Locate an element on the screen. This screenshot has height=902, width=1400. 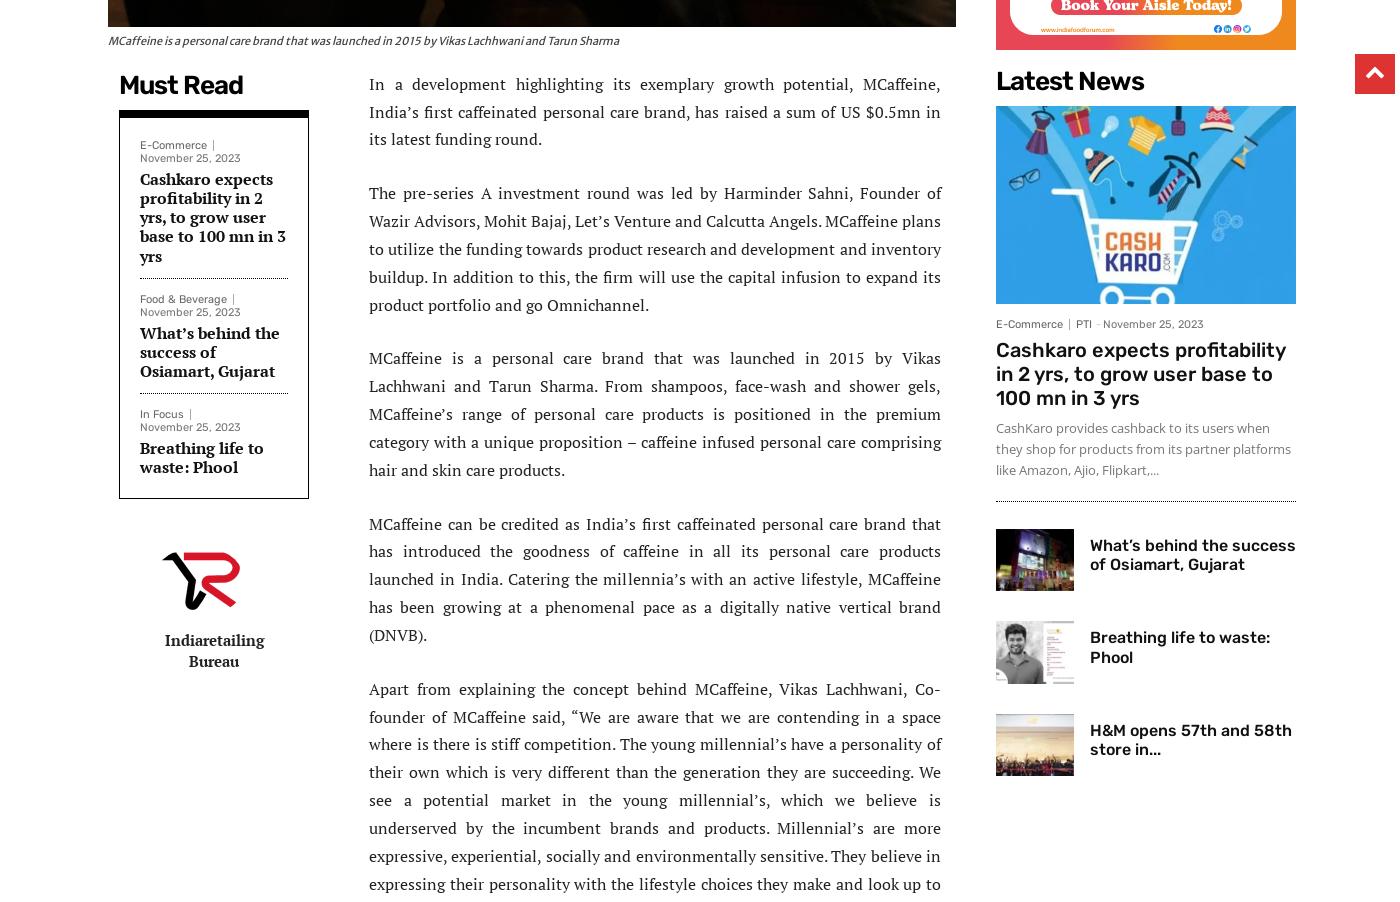
'PTI' is located at coordinates (1084, 323).